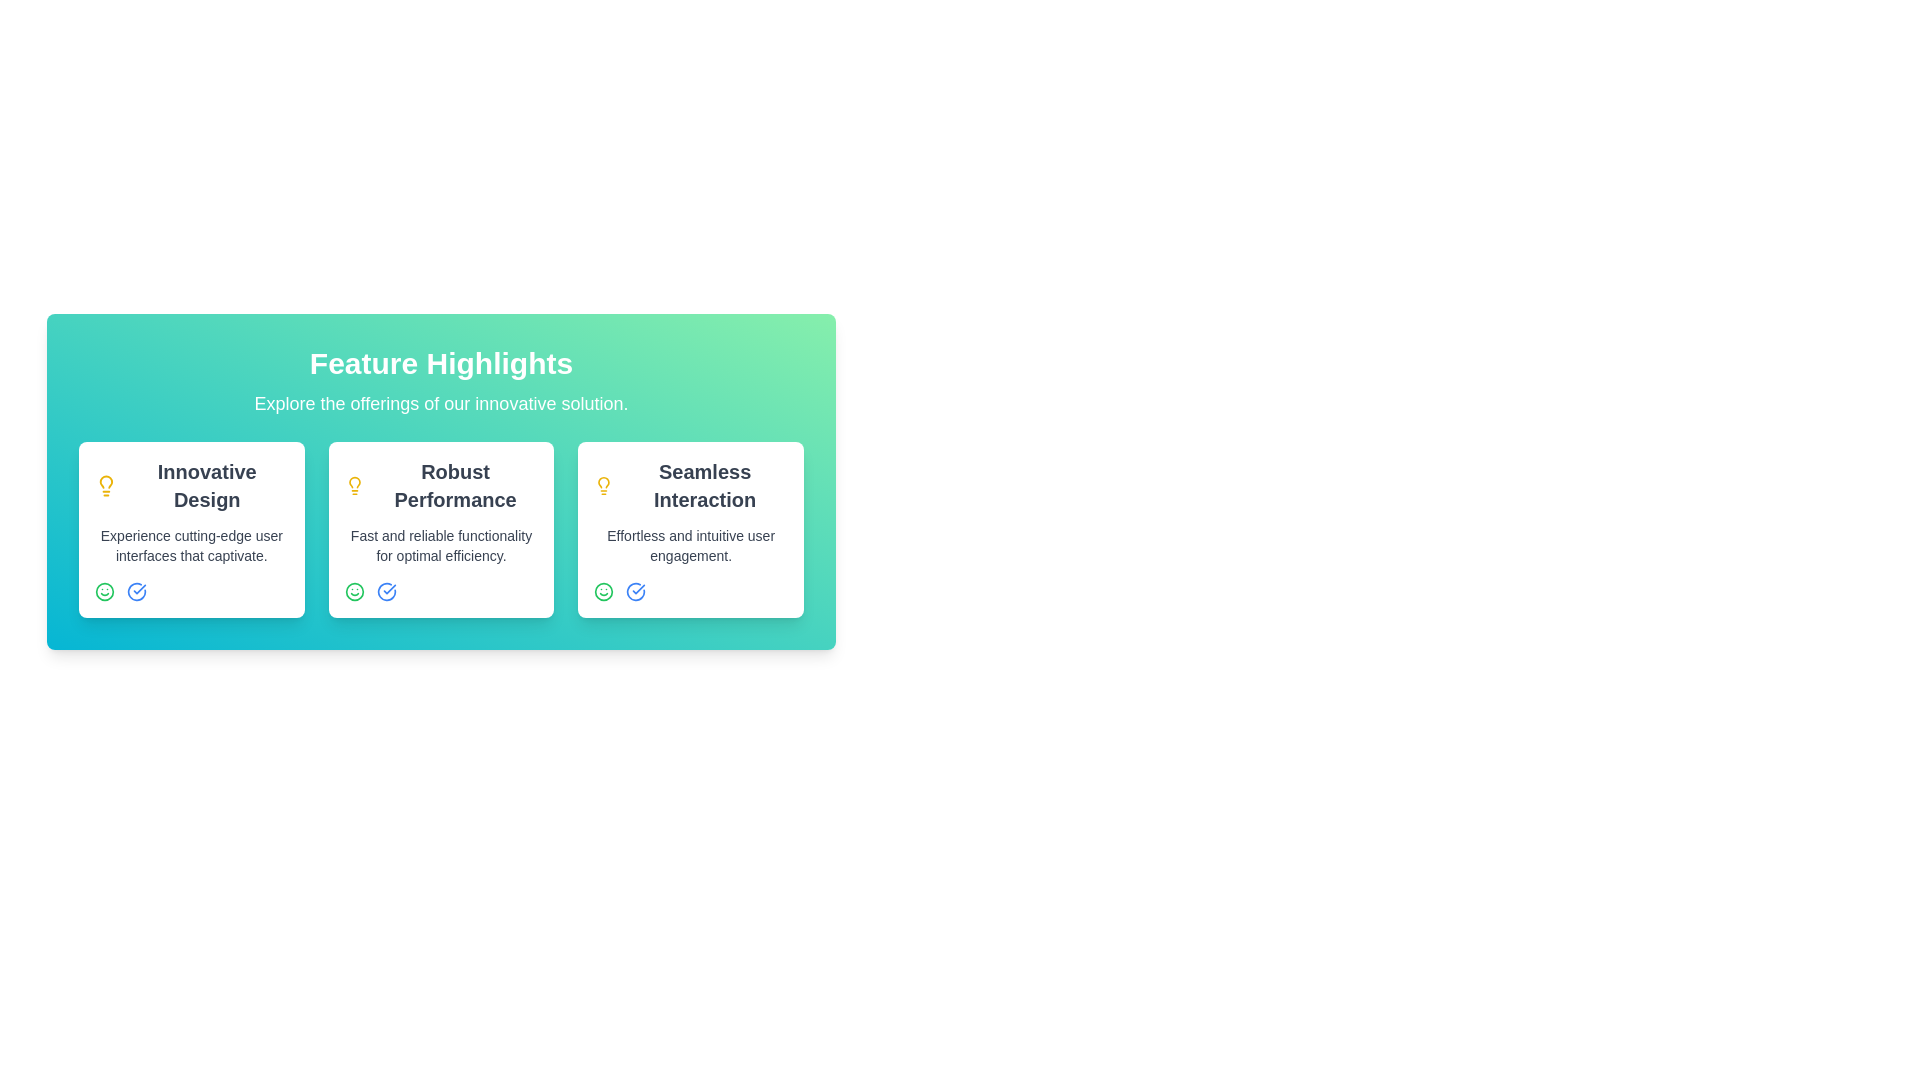 This screenshot has width=1920, height=1080. I want to click on the green circular icon with a smiley face design located inside the third description card in the feature highlights section, underneath the 'Seamless Interaction' title and icon, so click(603, 590).